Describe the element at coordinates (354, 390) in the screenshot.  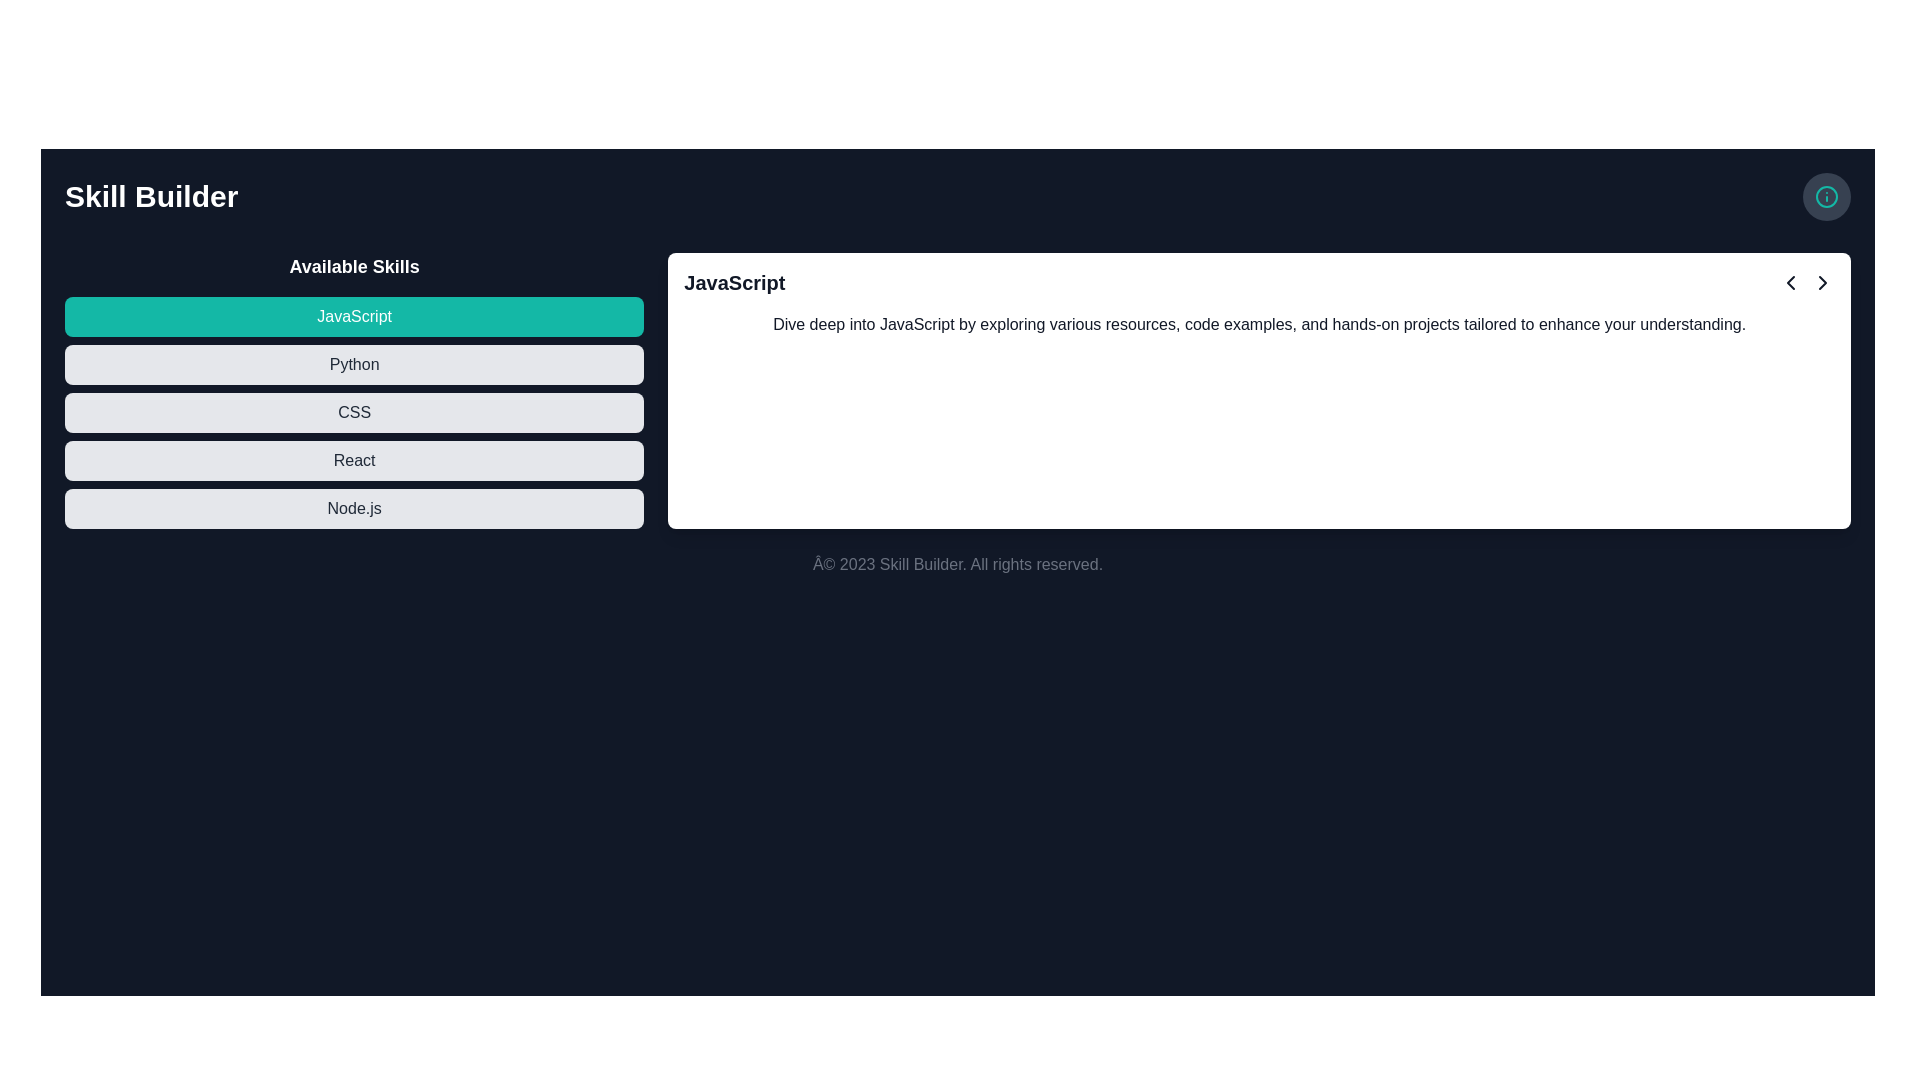
I see `an item in the 'Available Skills' list` at that location.